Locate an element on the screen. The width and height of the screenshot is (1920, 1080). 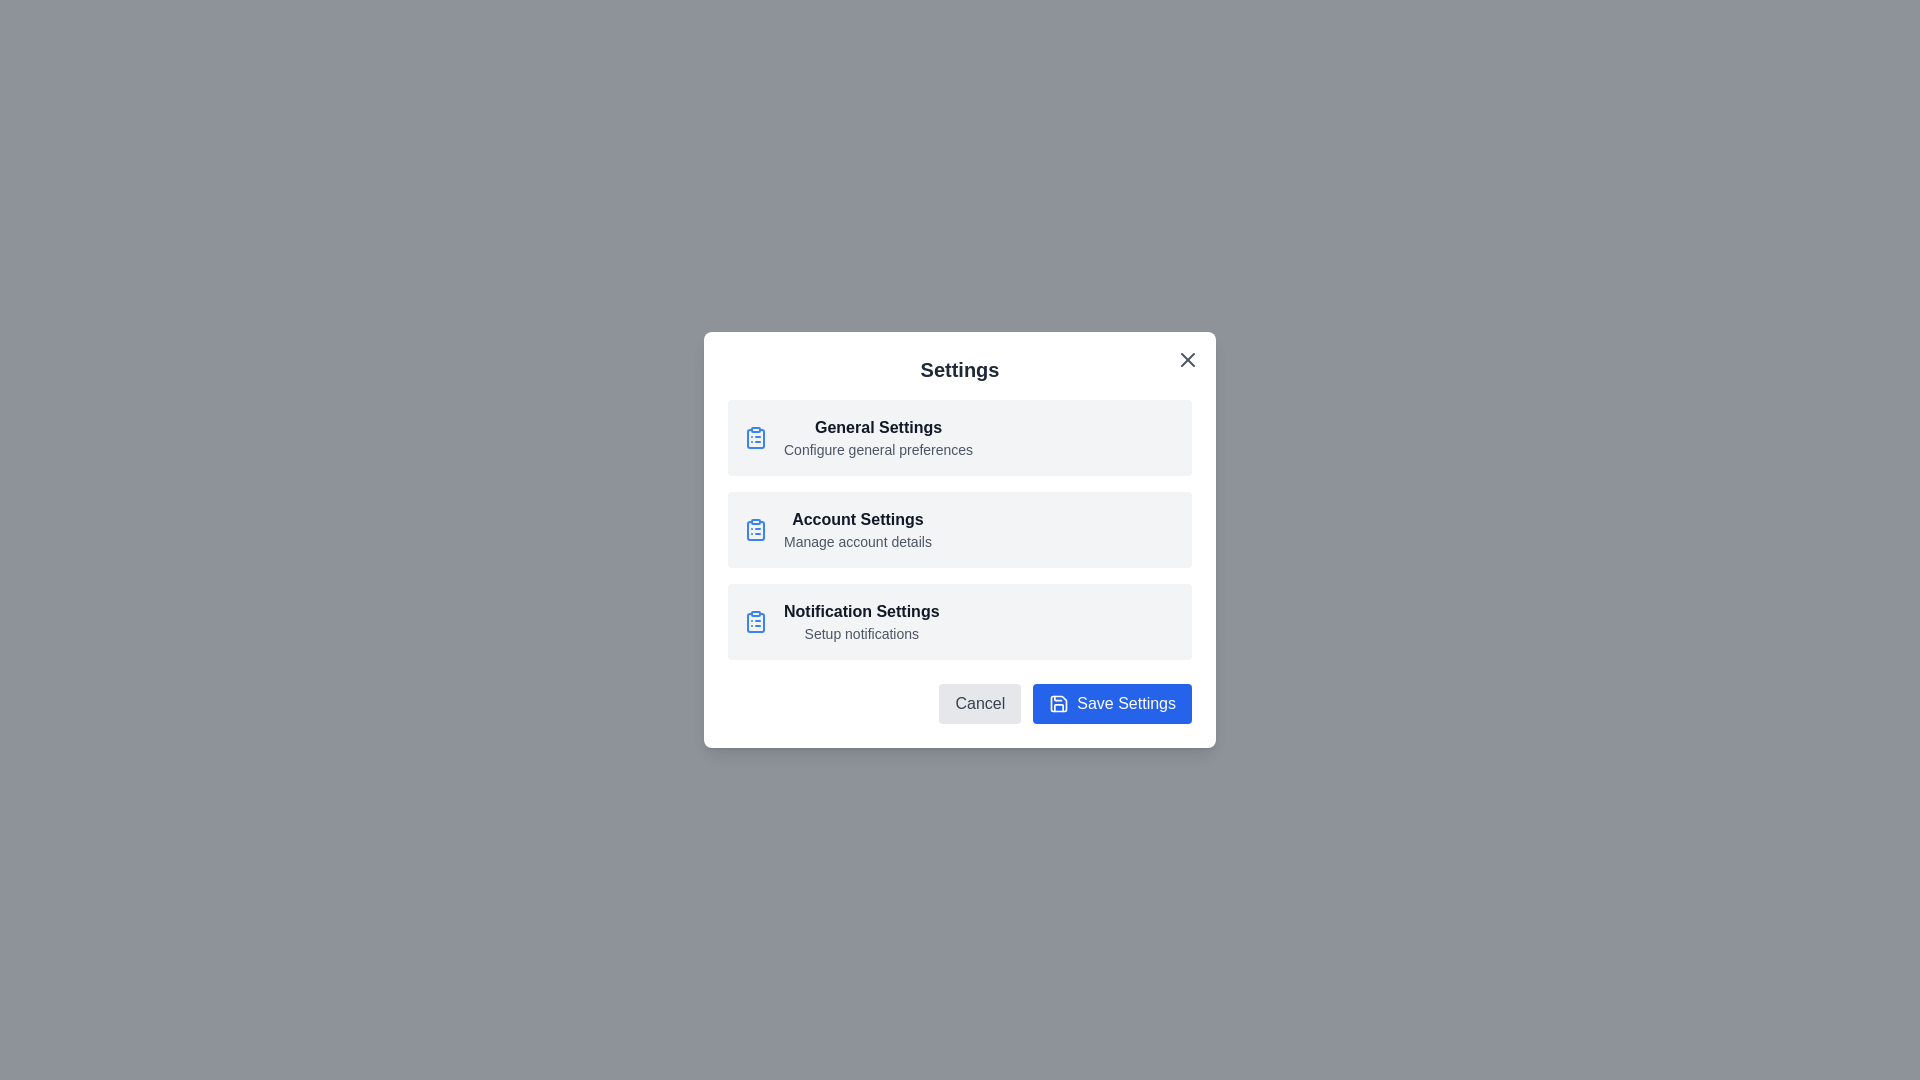
the close button styled as a small gray circle with a white 'X' symbol located in the top-right corner of the 'Settings' modal dialog is located at coordinates (1188, 358).